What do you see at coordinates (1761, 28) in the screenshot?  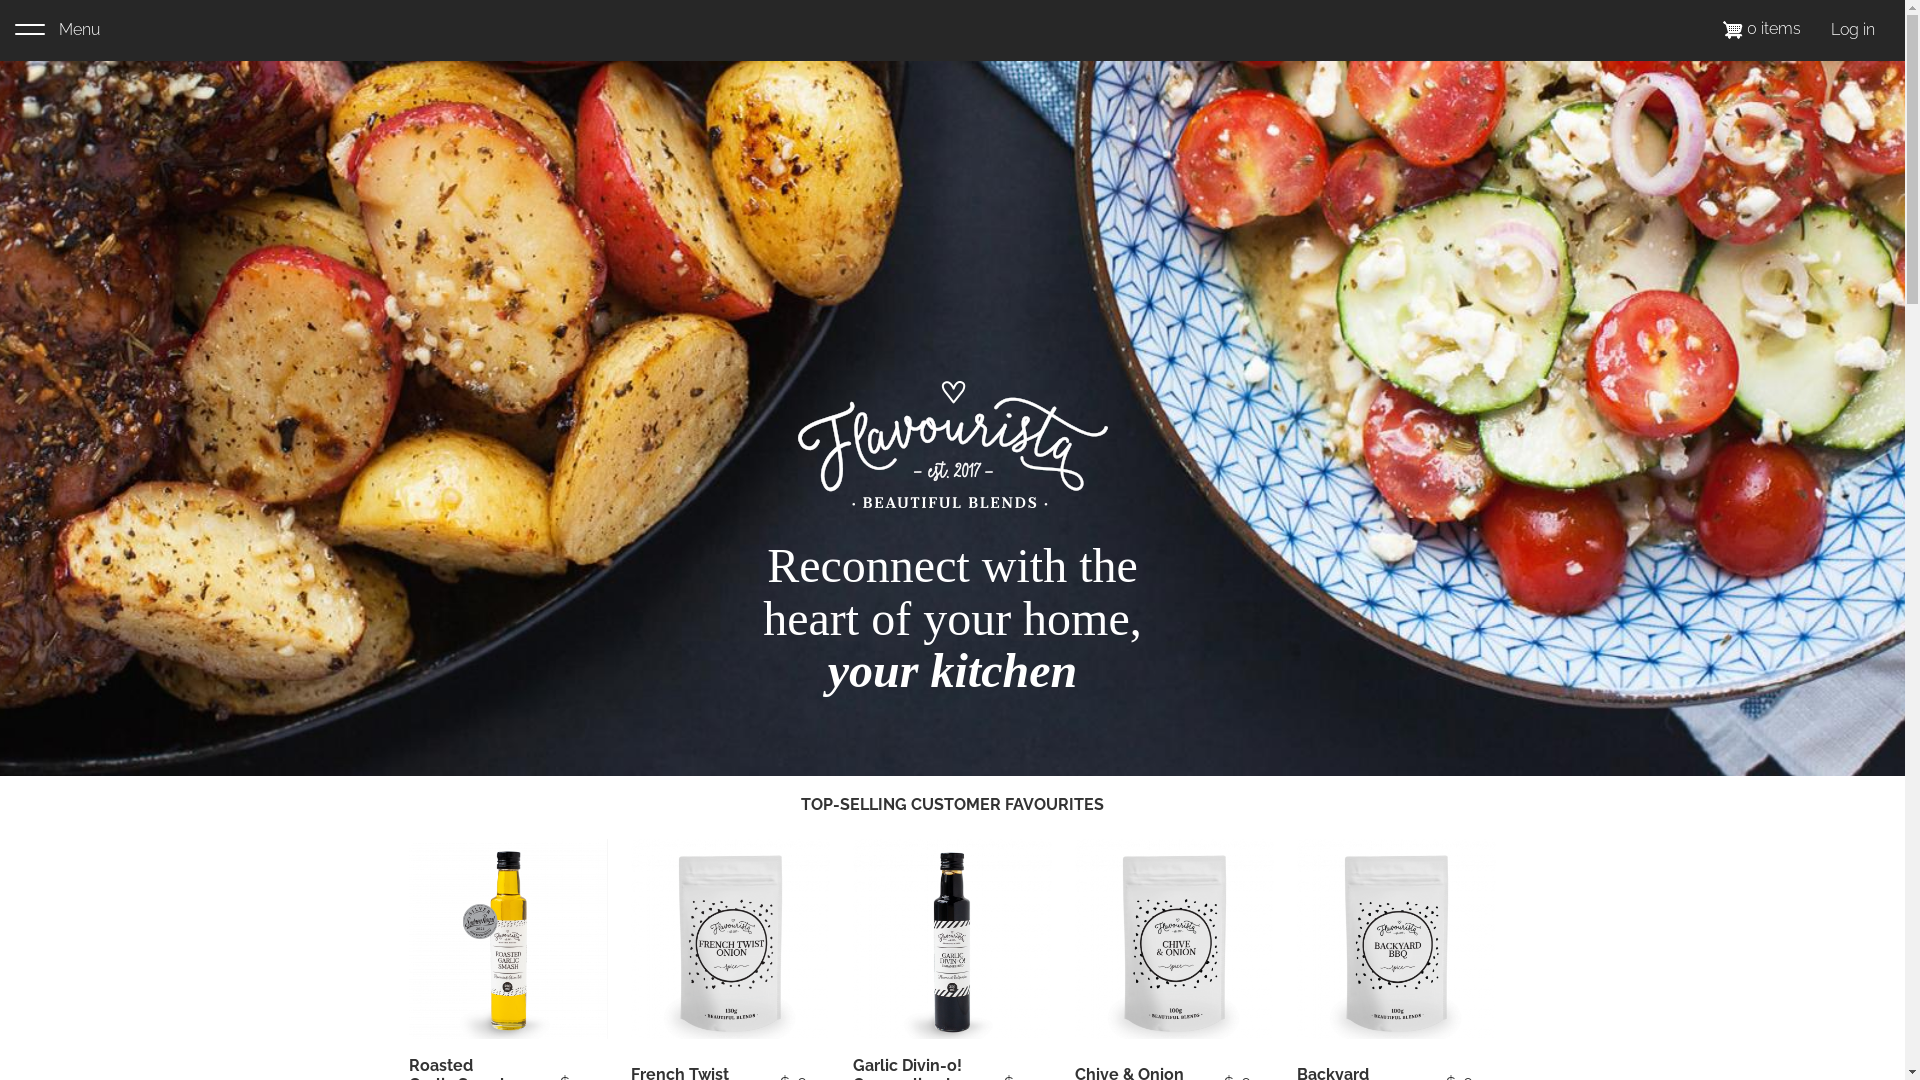 I see `'0 items'` at bounding box center [1761, 28].